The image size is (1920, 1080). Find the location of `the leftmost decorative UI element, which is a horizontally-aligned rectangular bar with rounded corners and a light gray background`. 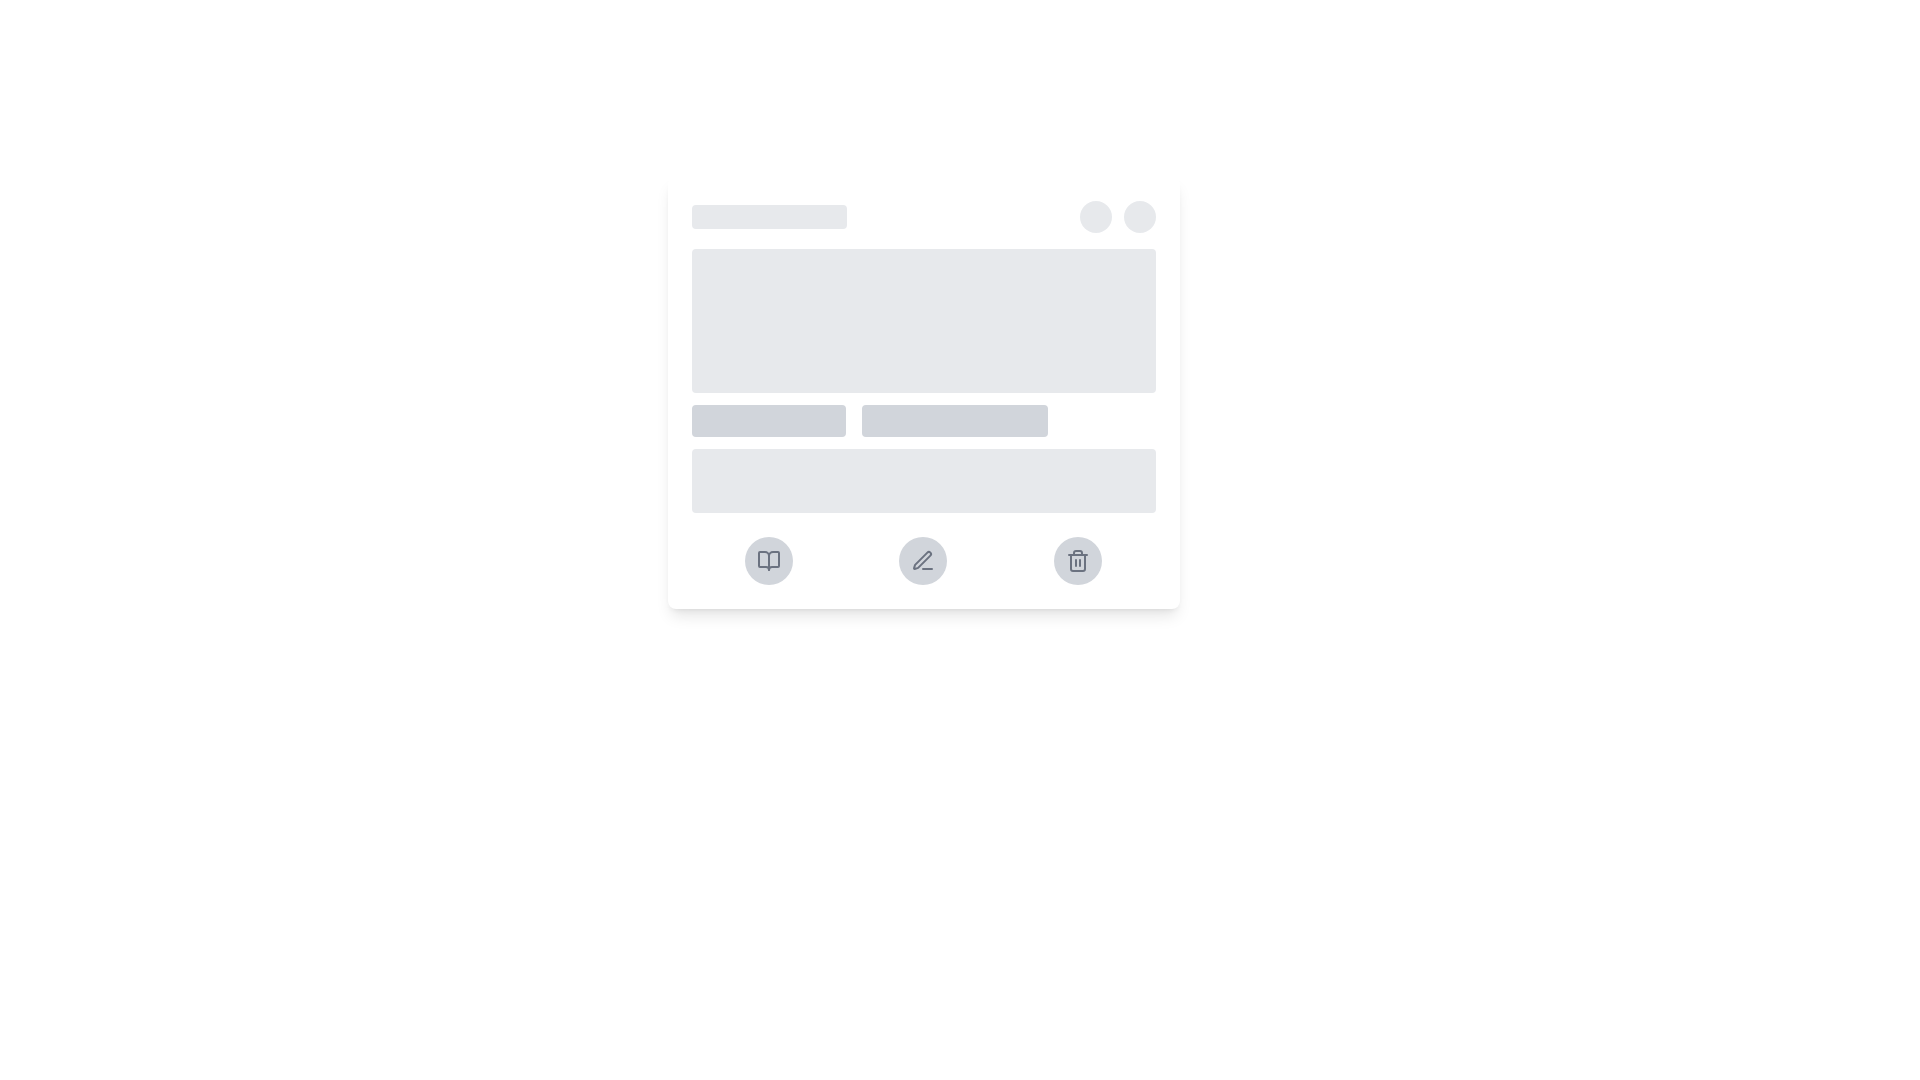

the leftmost decorative UI element, which is a horizontally-aligned rectangular bar with rounded corners and a light gray background is located at coordinates (767, 419).